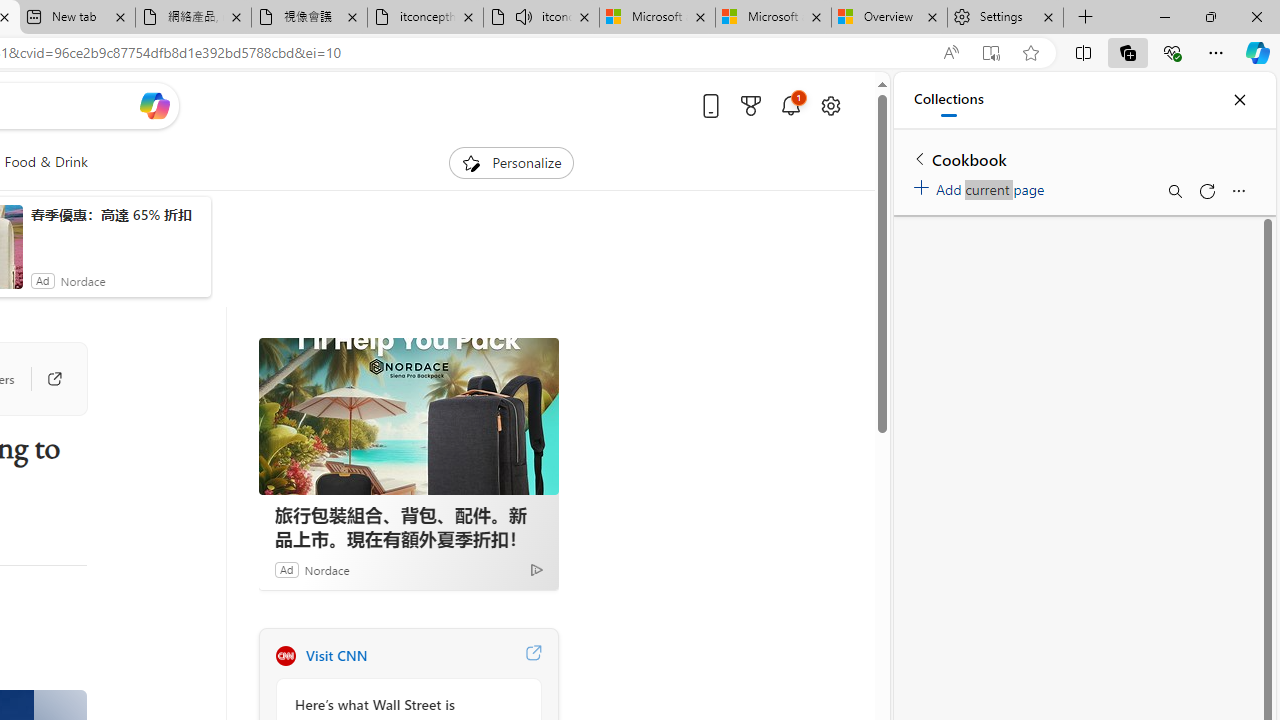 The image size is (1280, 720). What do you see at coordinates (1237, 191) in the screenshot?
I see `'More options menu'` at bounding box center [1237, 191].